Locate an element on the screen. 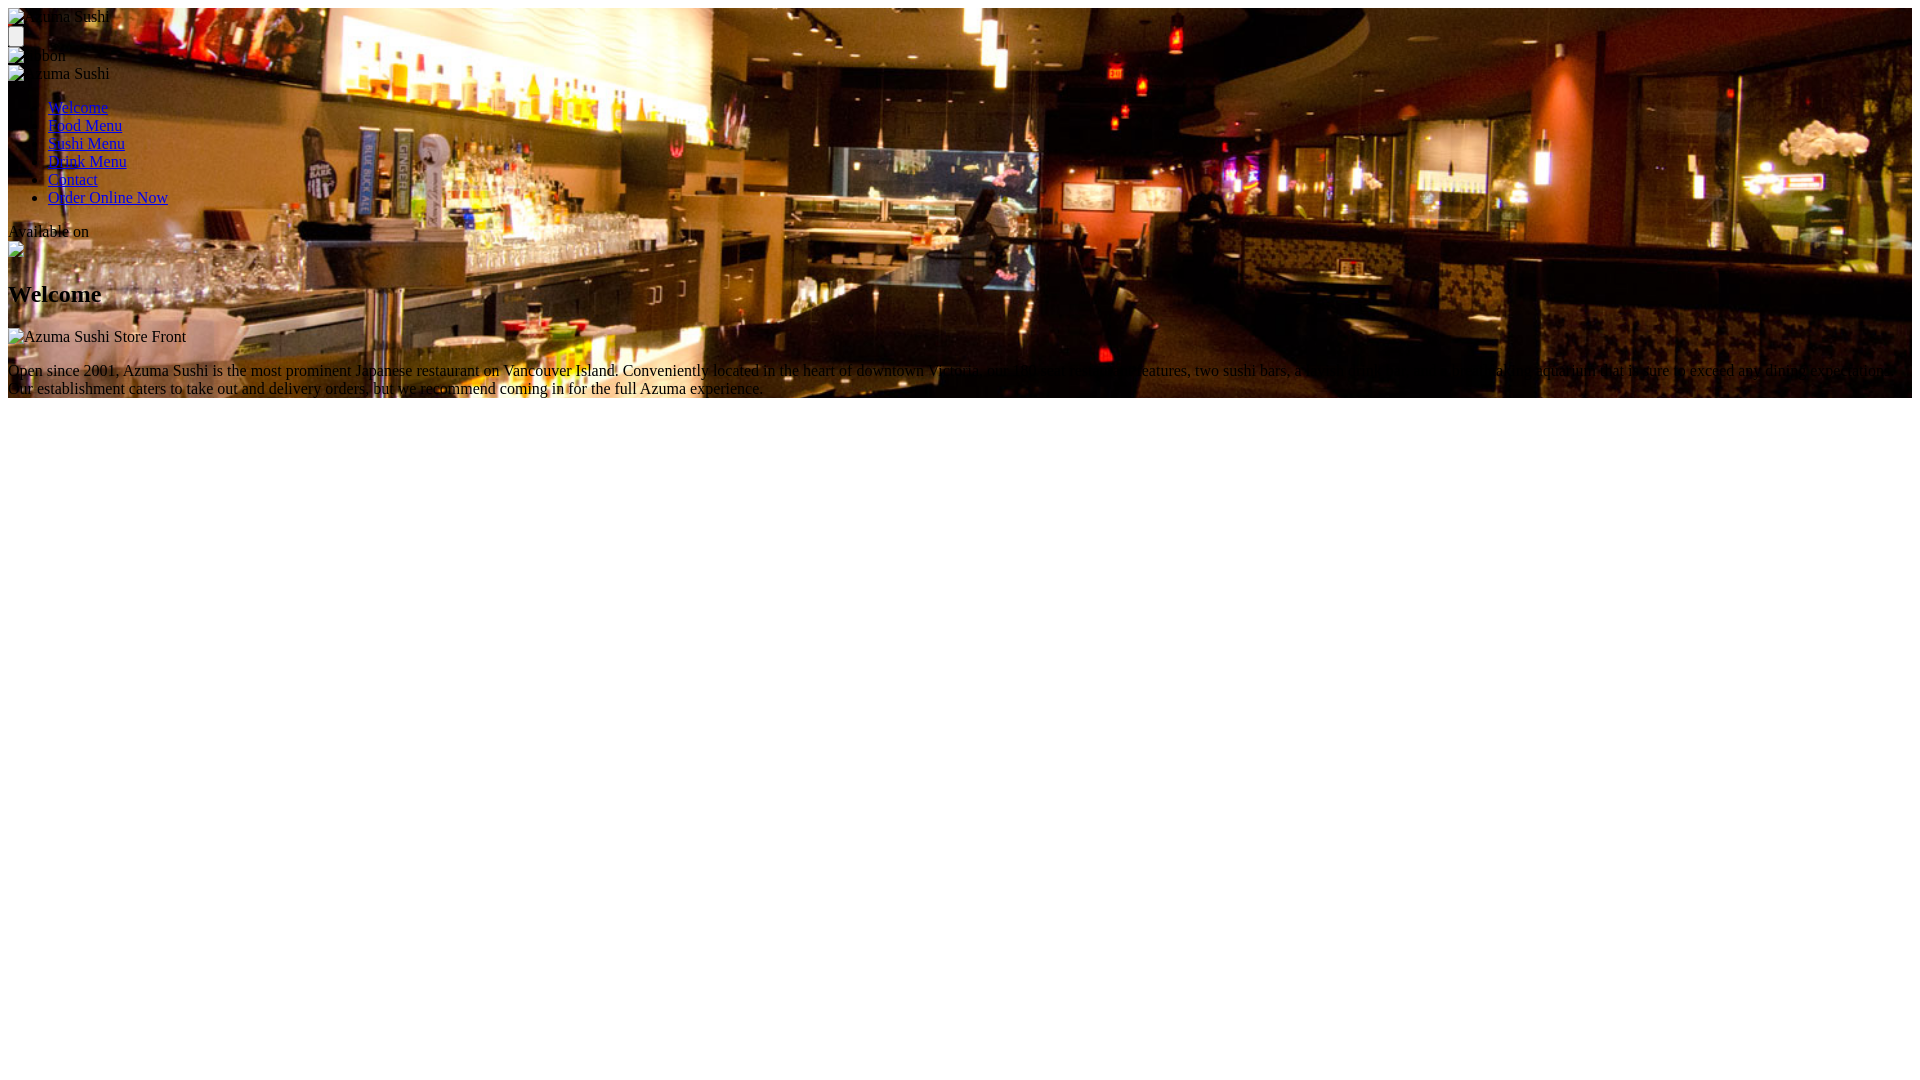 The width and height of the screenshot is (1920, 1080). 'Sushi Menu' is located at coordinates (85, 142).